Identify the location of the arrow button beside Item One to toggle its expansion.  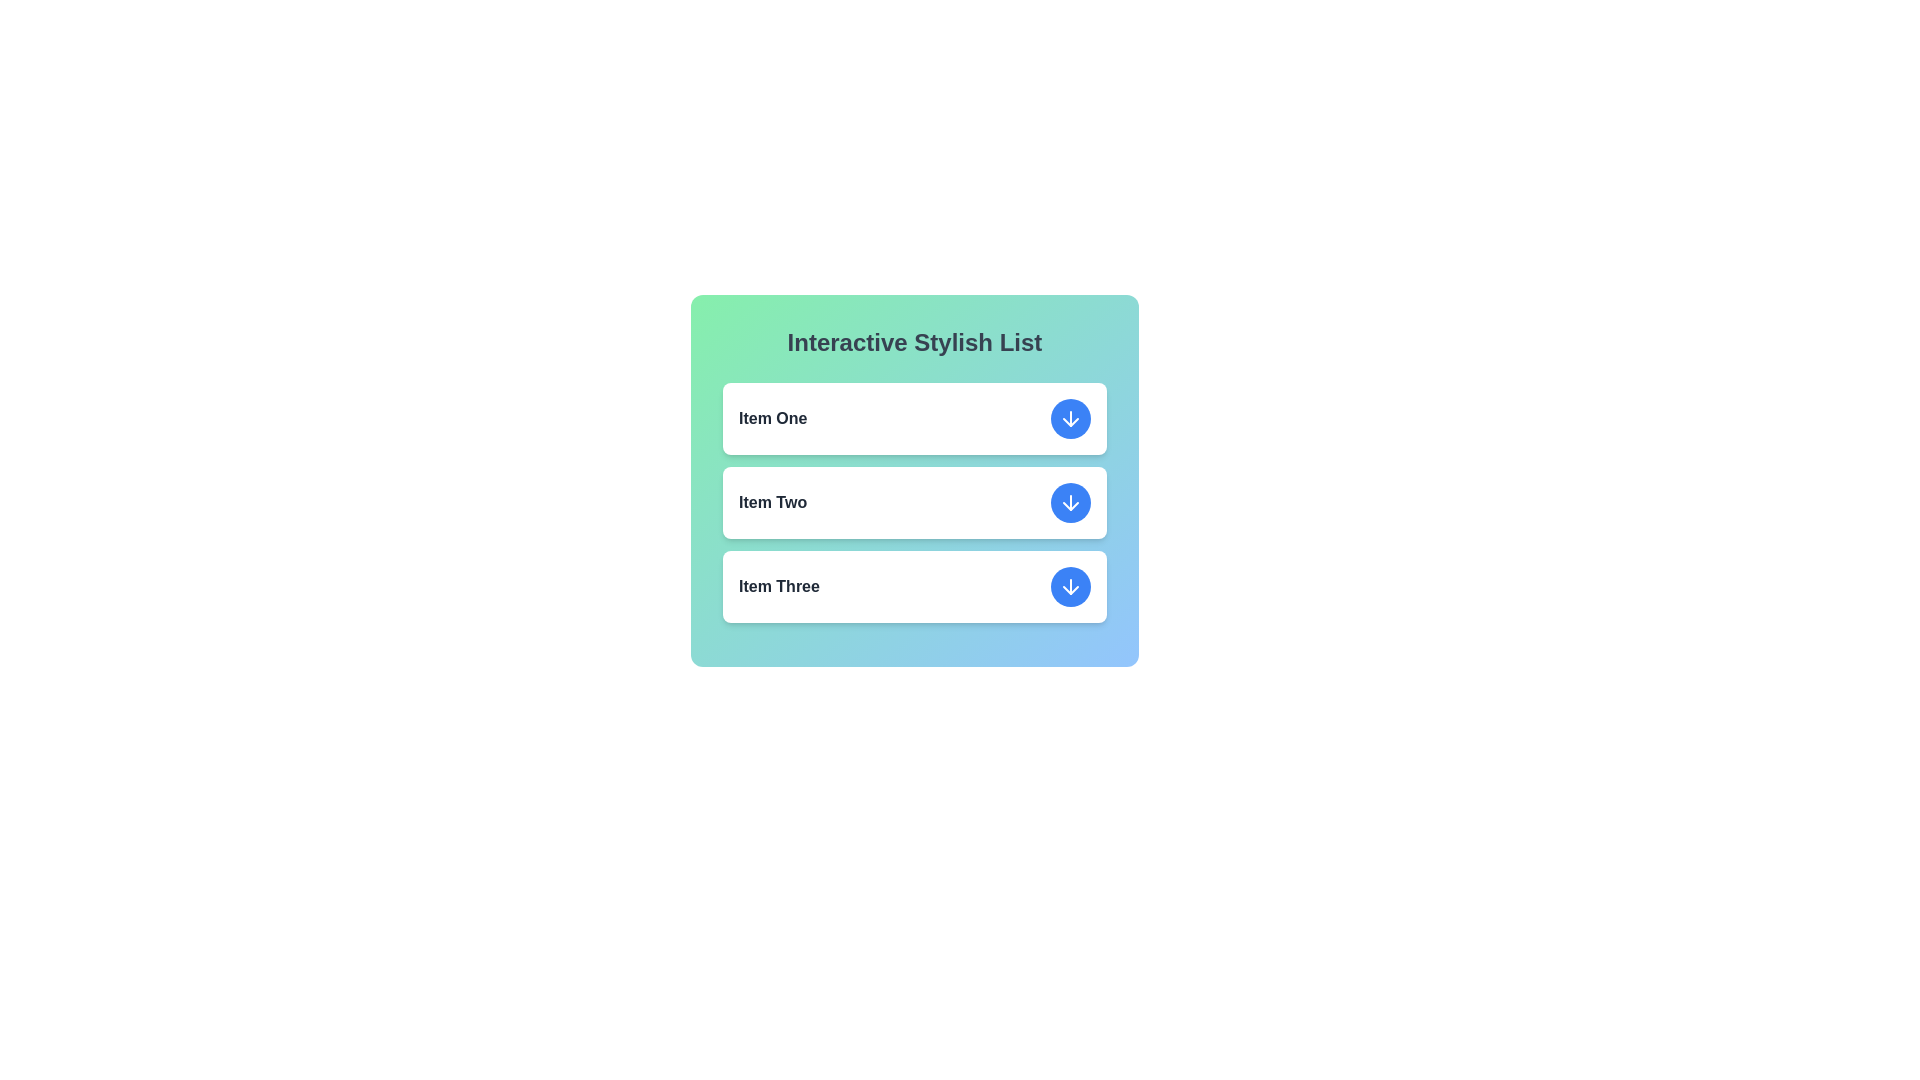
(1069, 418).